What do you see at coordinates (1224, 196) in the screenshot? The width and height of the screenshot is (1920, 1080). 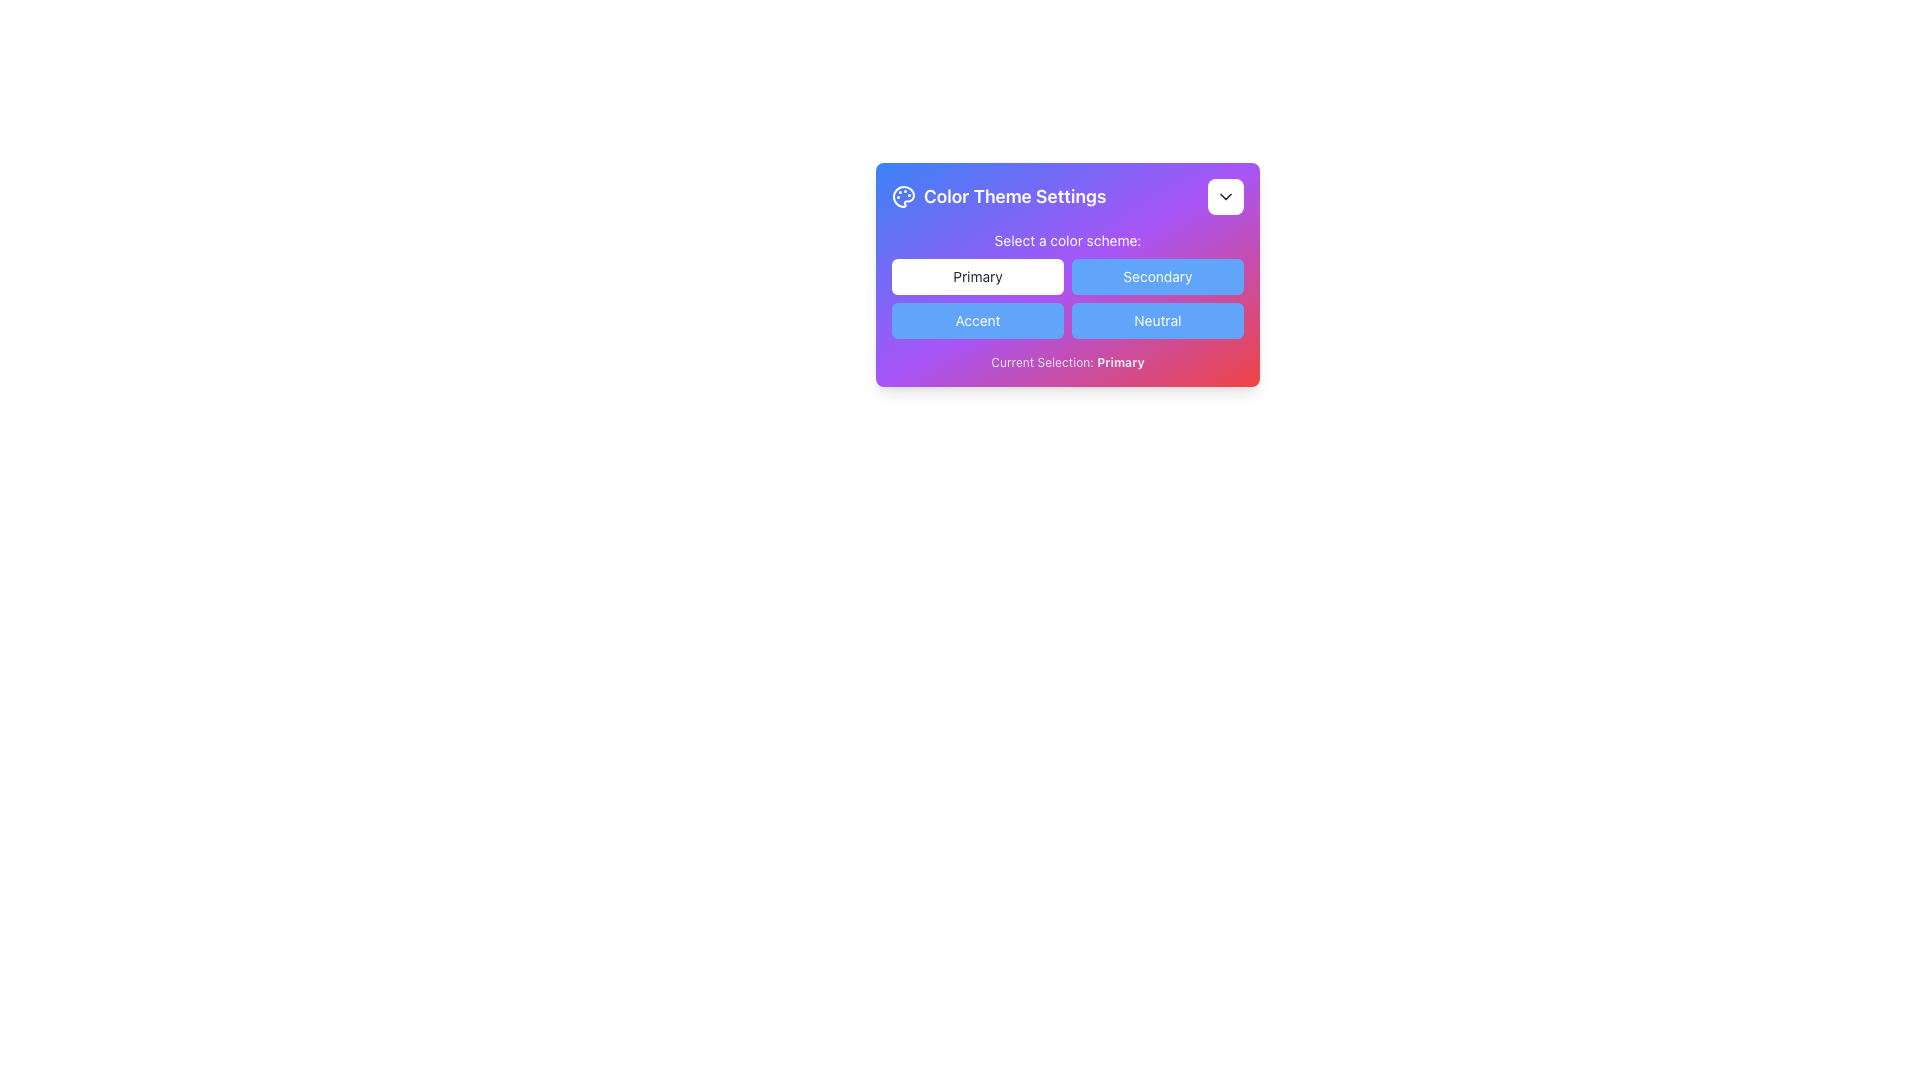 I see `the dropdown trigger button located in the top-right corner of the 'Color Theme Settings' UI card` at bounding box center [1224, 196].